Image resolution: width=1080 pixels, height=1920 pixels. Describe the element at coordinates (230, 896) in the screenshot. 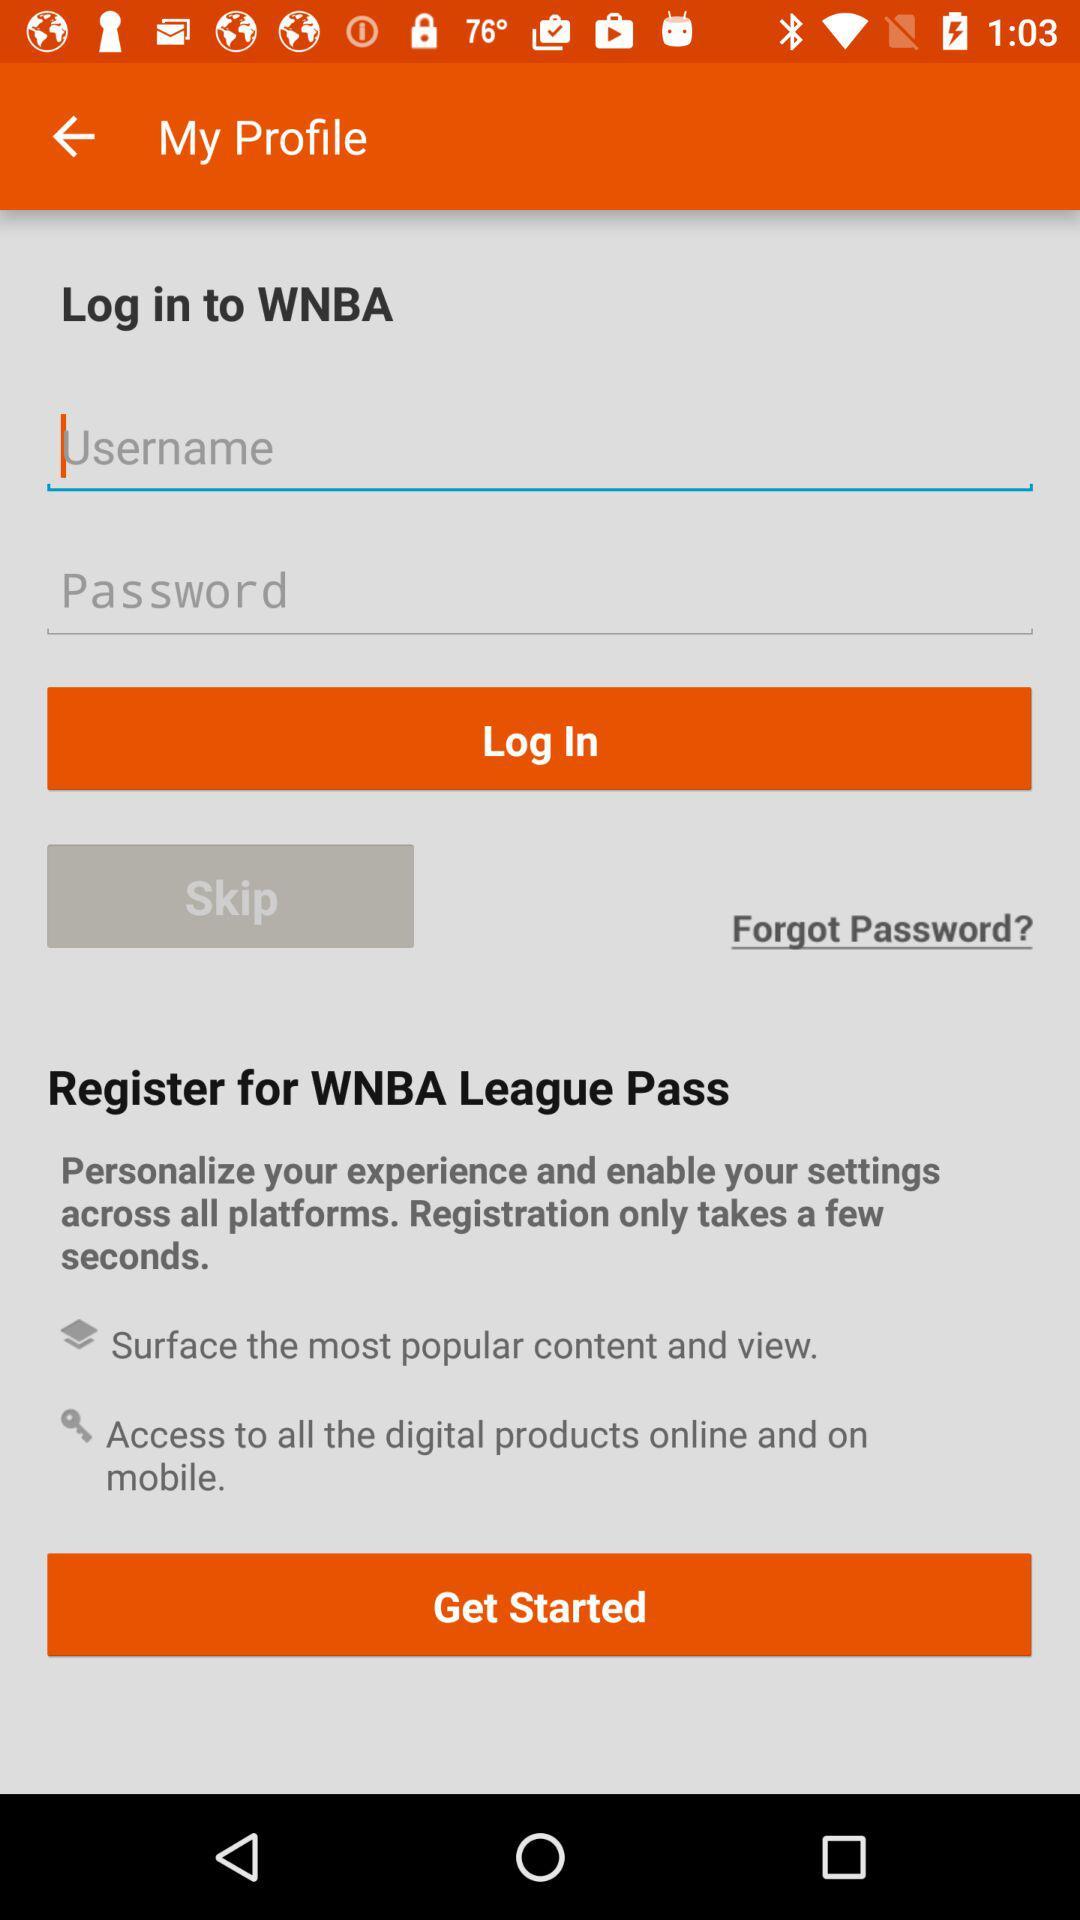

I see `icon below the log in item` at that location.